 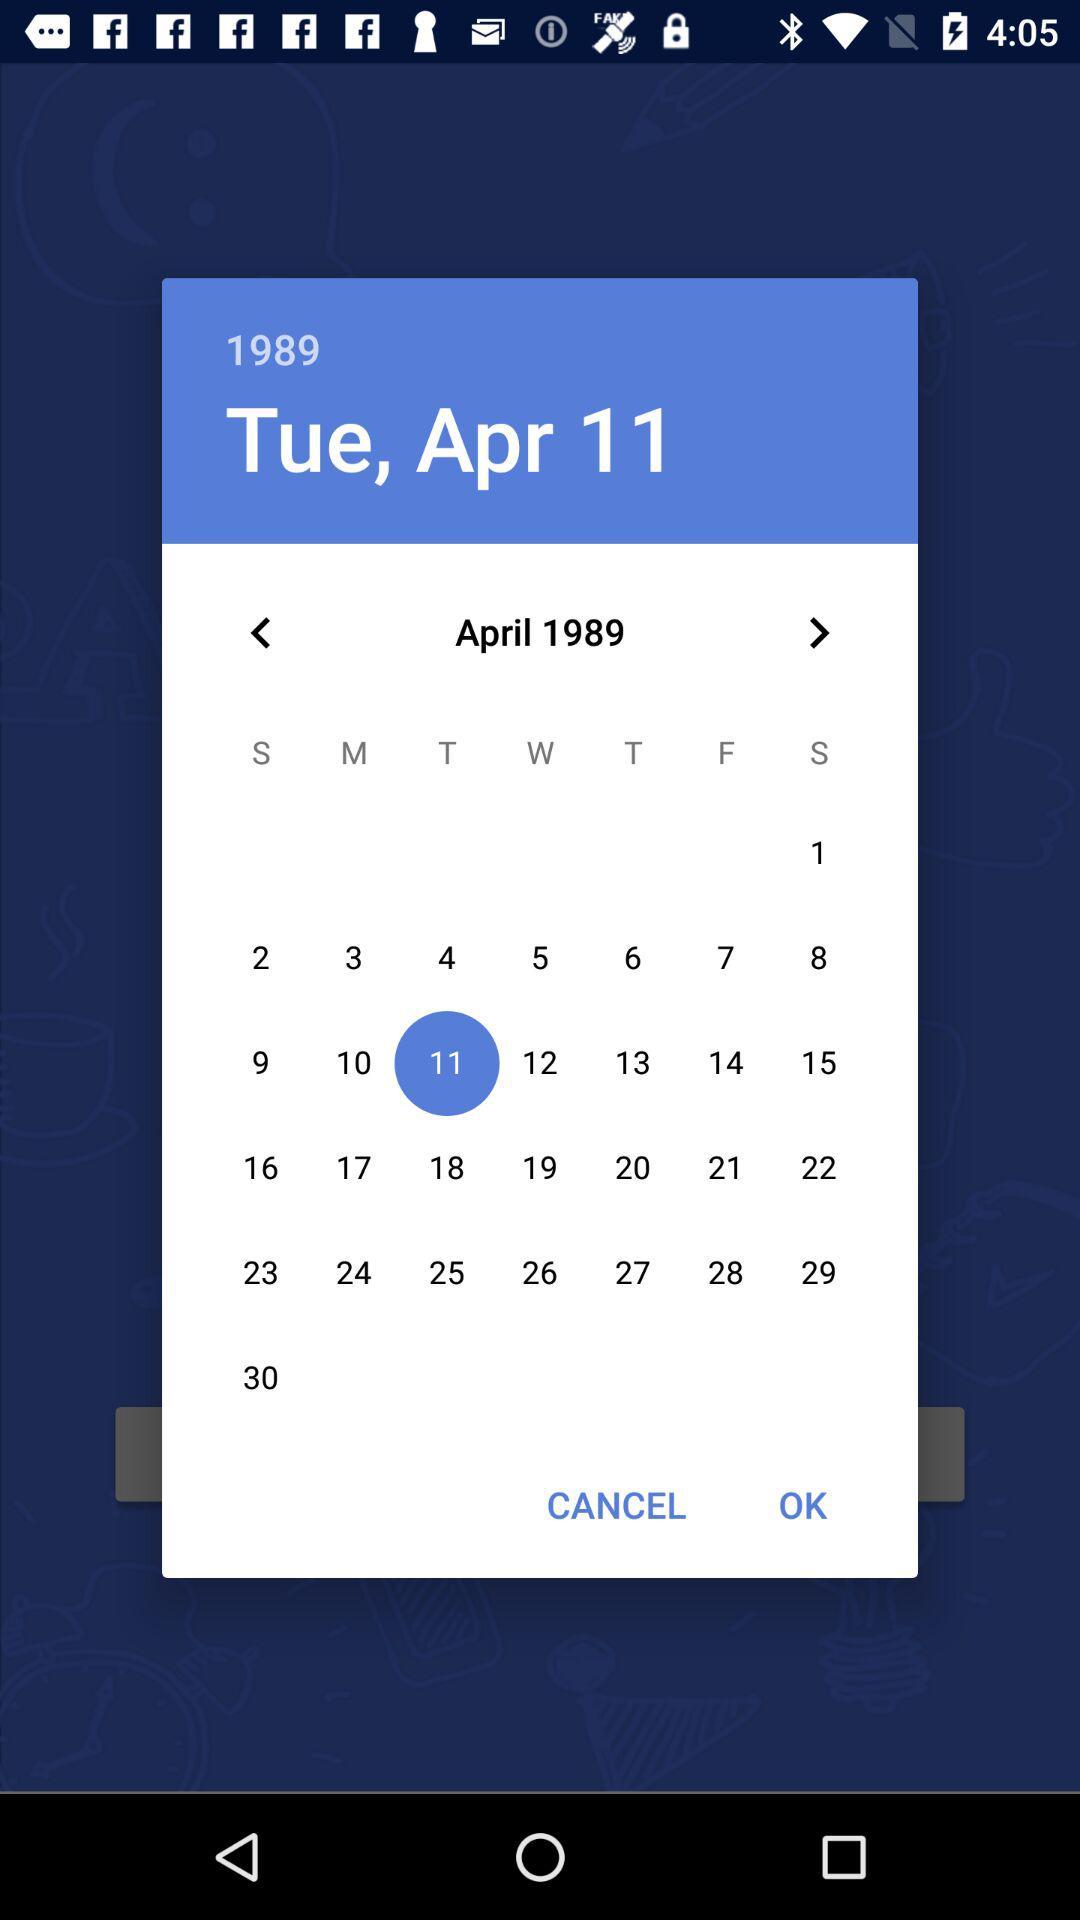 I want to click on ok, so click(x=801, y=1504).